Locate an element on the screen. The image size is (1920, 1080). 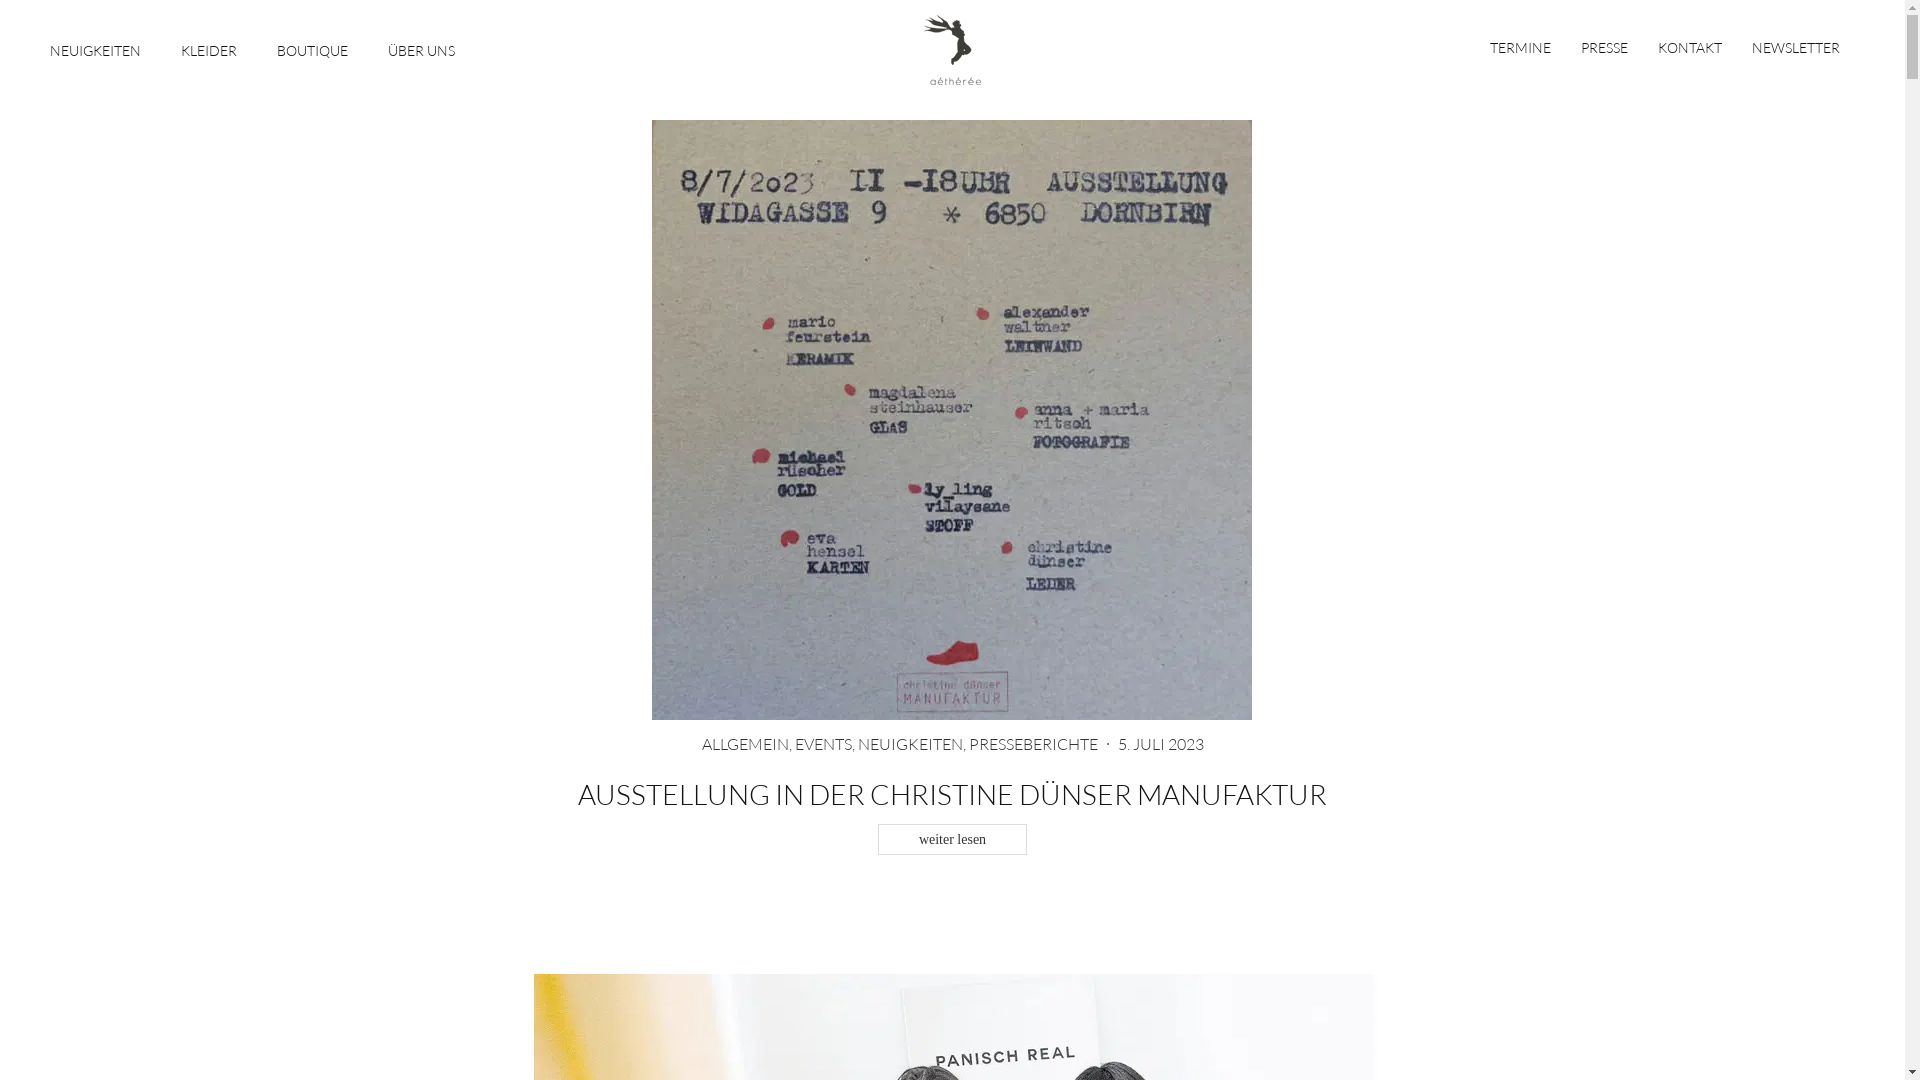
'KLEIDER' is located at coordinates (209, 46).